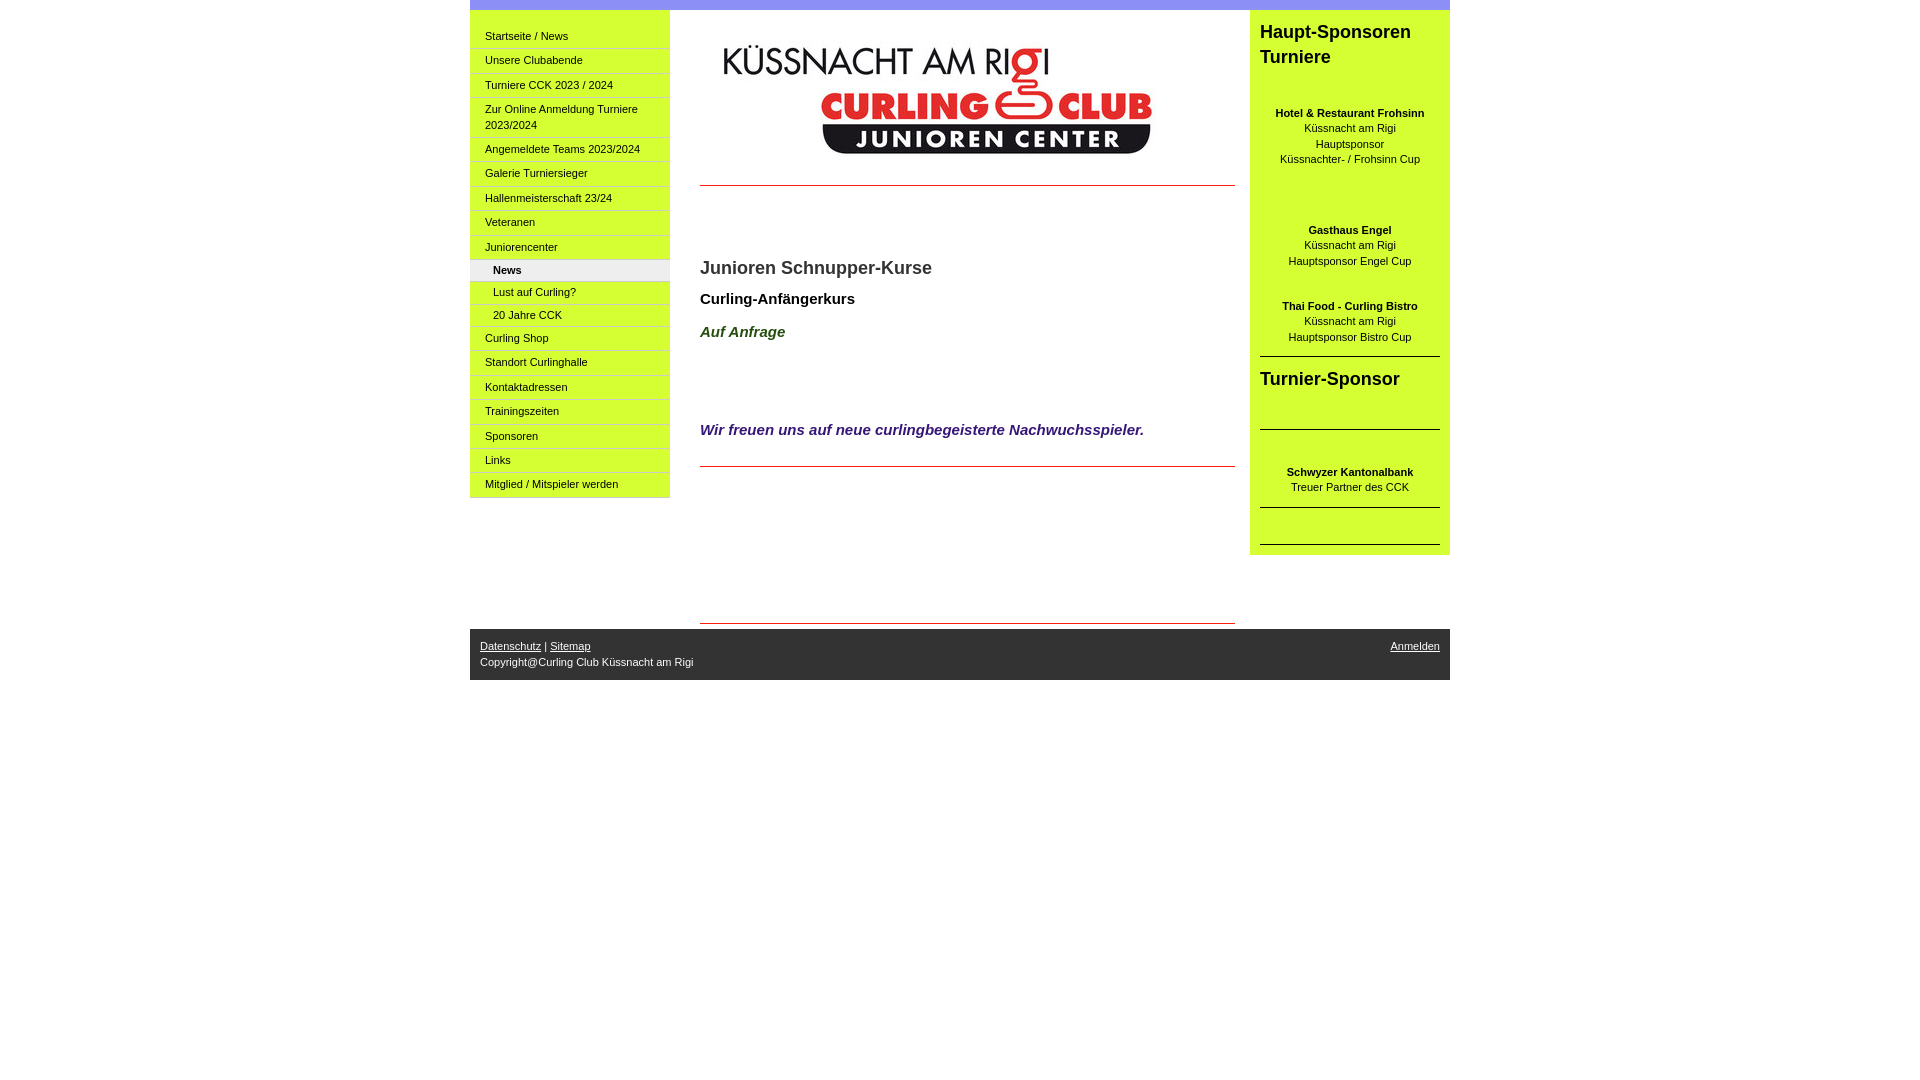 The width and height of the screenshot is (1920, 1080). I want to click on 'Datenschutz', so click(510, 645).